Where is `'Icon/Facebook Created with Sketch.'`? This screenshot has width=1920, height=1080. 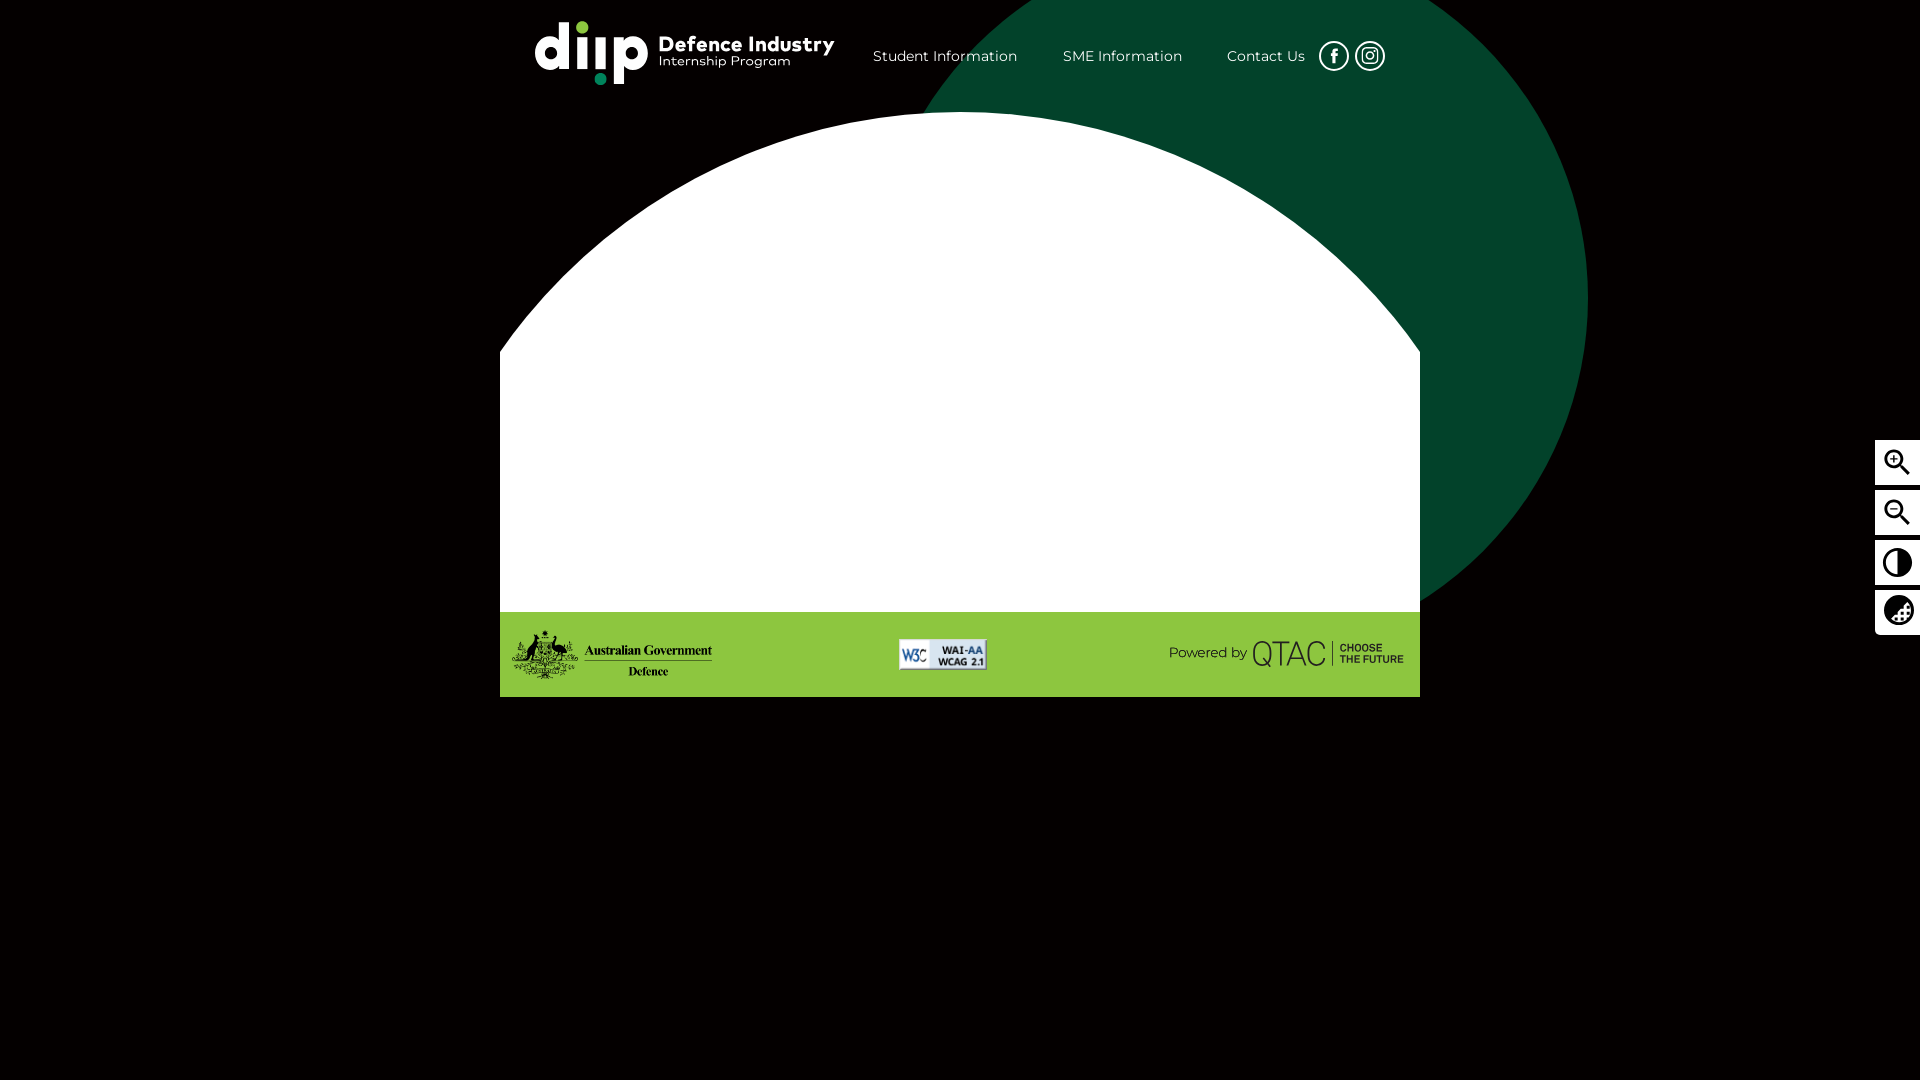
'Icon/Facebook Created with Sketch.' is located at coordinates (1334, 55).